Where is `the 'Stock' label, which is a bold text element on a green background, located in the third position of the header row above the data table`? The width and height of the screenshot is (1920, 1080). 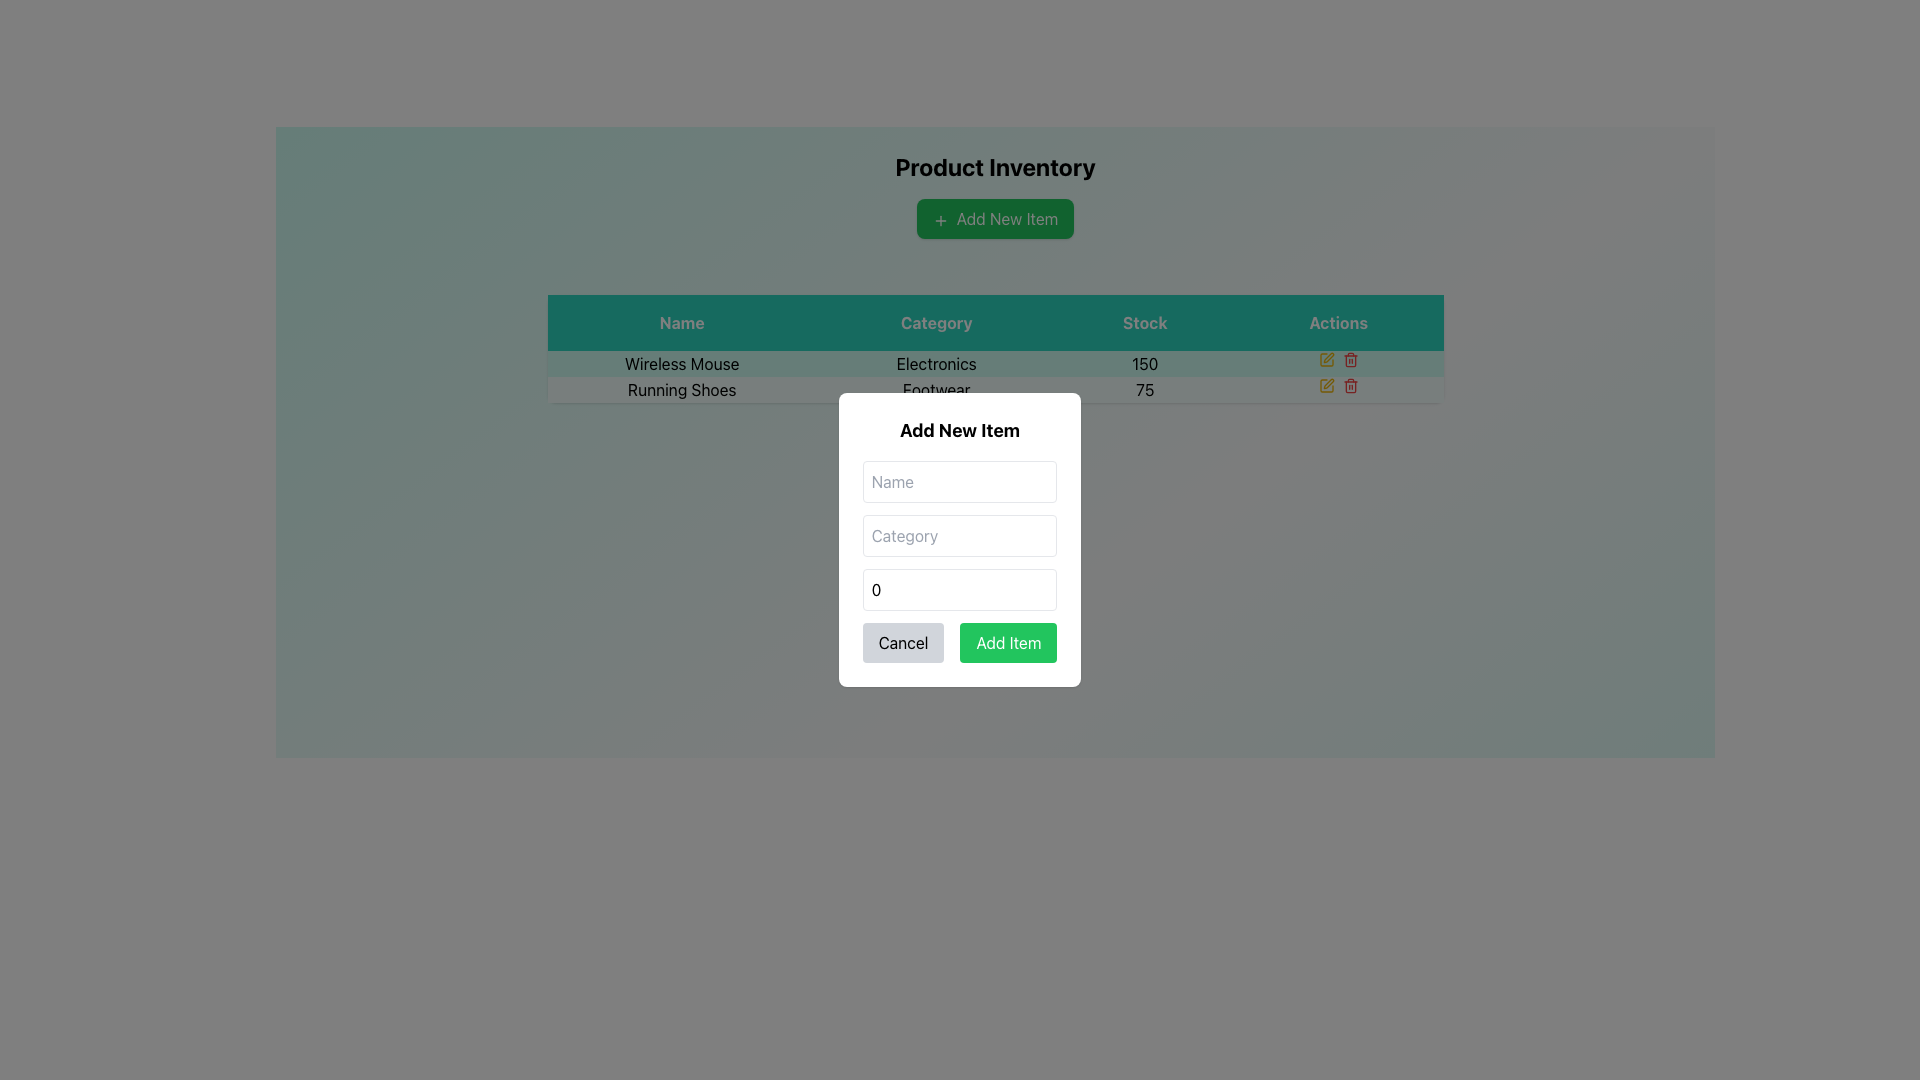
the 'Stock' label, which is a bold text element on a green background, located in the third position of the header row above the data table is located at coordinates (1145, 322).